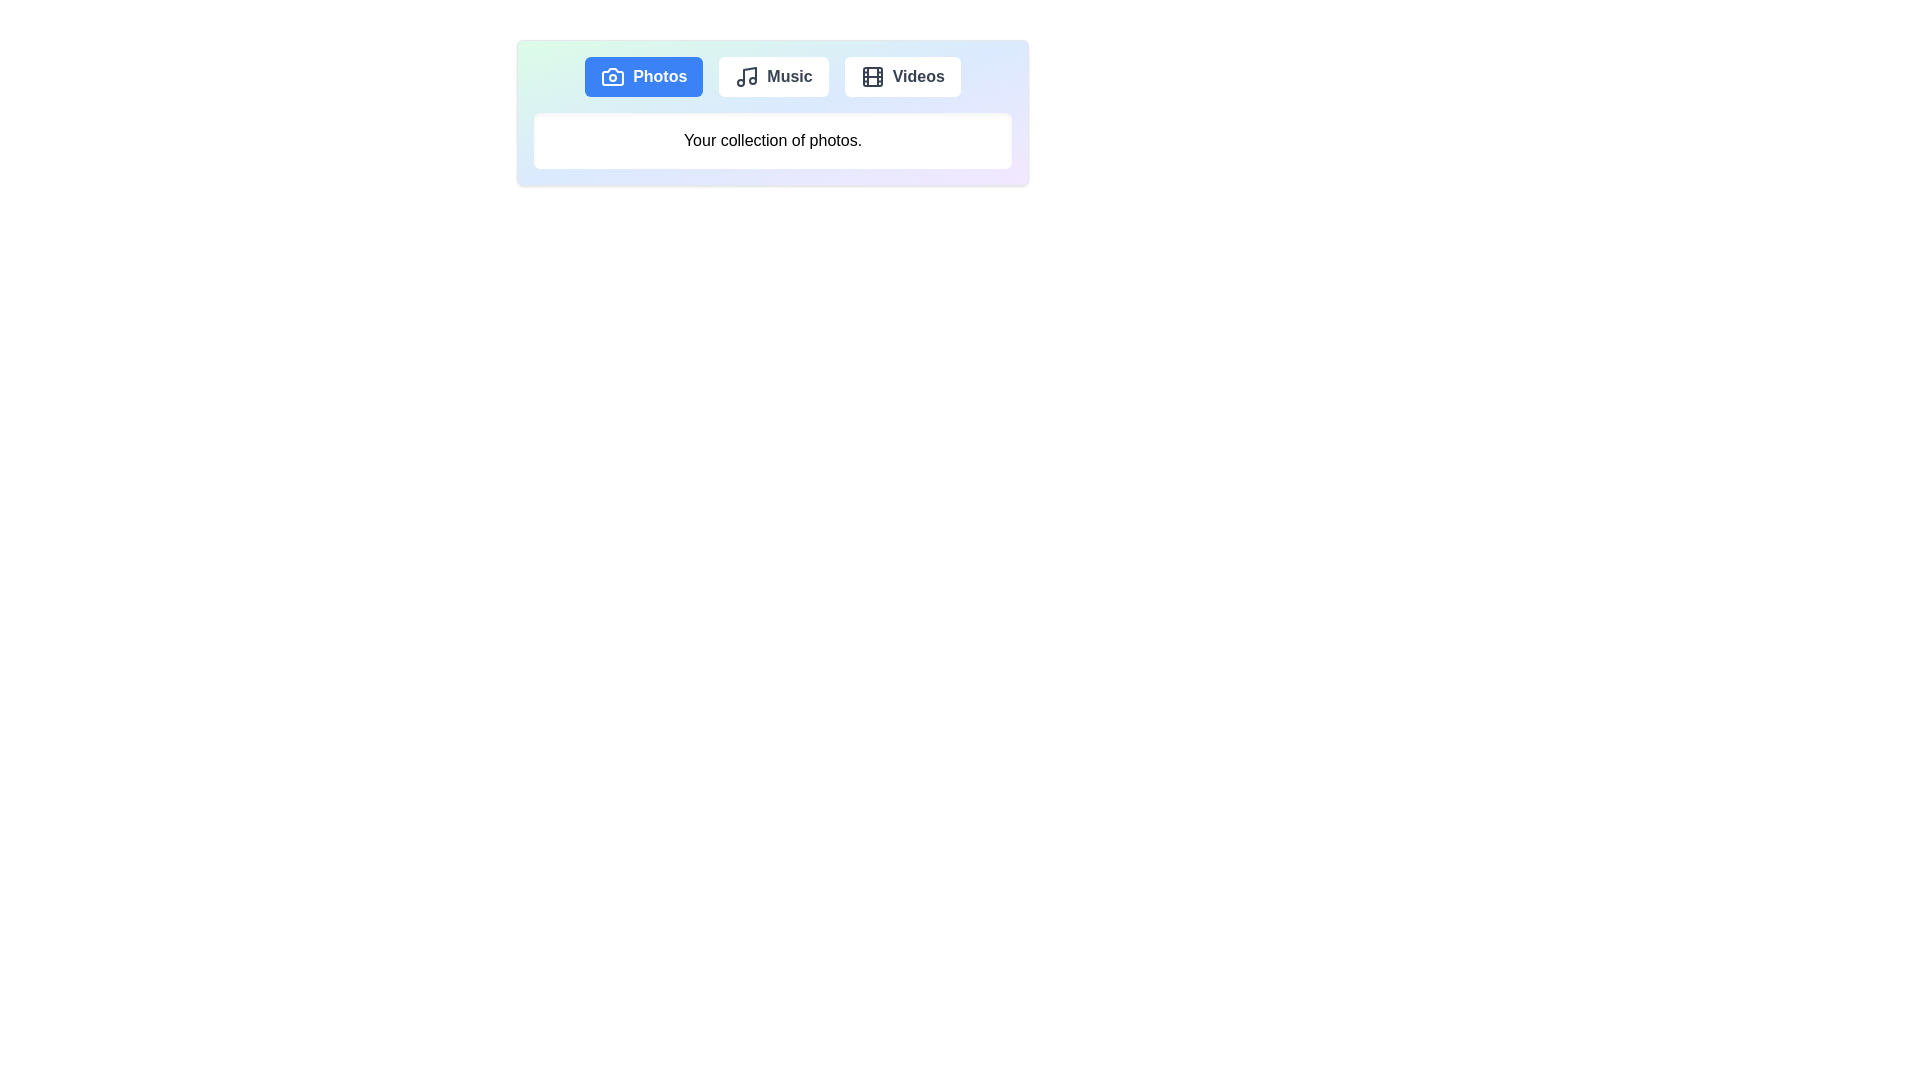 This screenshot has width=1920, height=1080. I want to click on the 'Videos' icon located in the button at the top right section of the interface, so click(872, 76).